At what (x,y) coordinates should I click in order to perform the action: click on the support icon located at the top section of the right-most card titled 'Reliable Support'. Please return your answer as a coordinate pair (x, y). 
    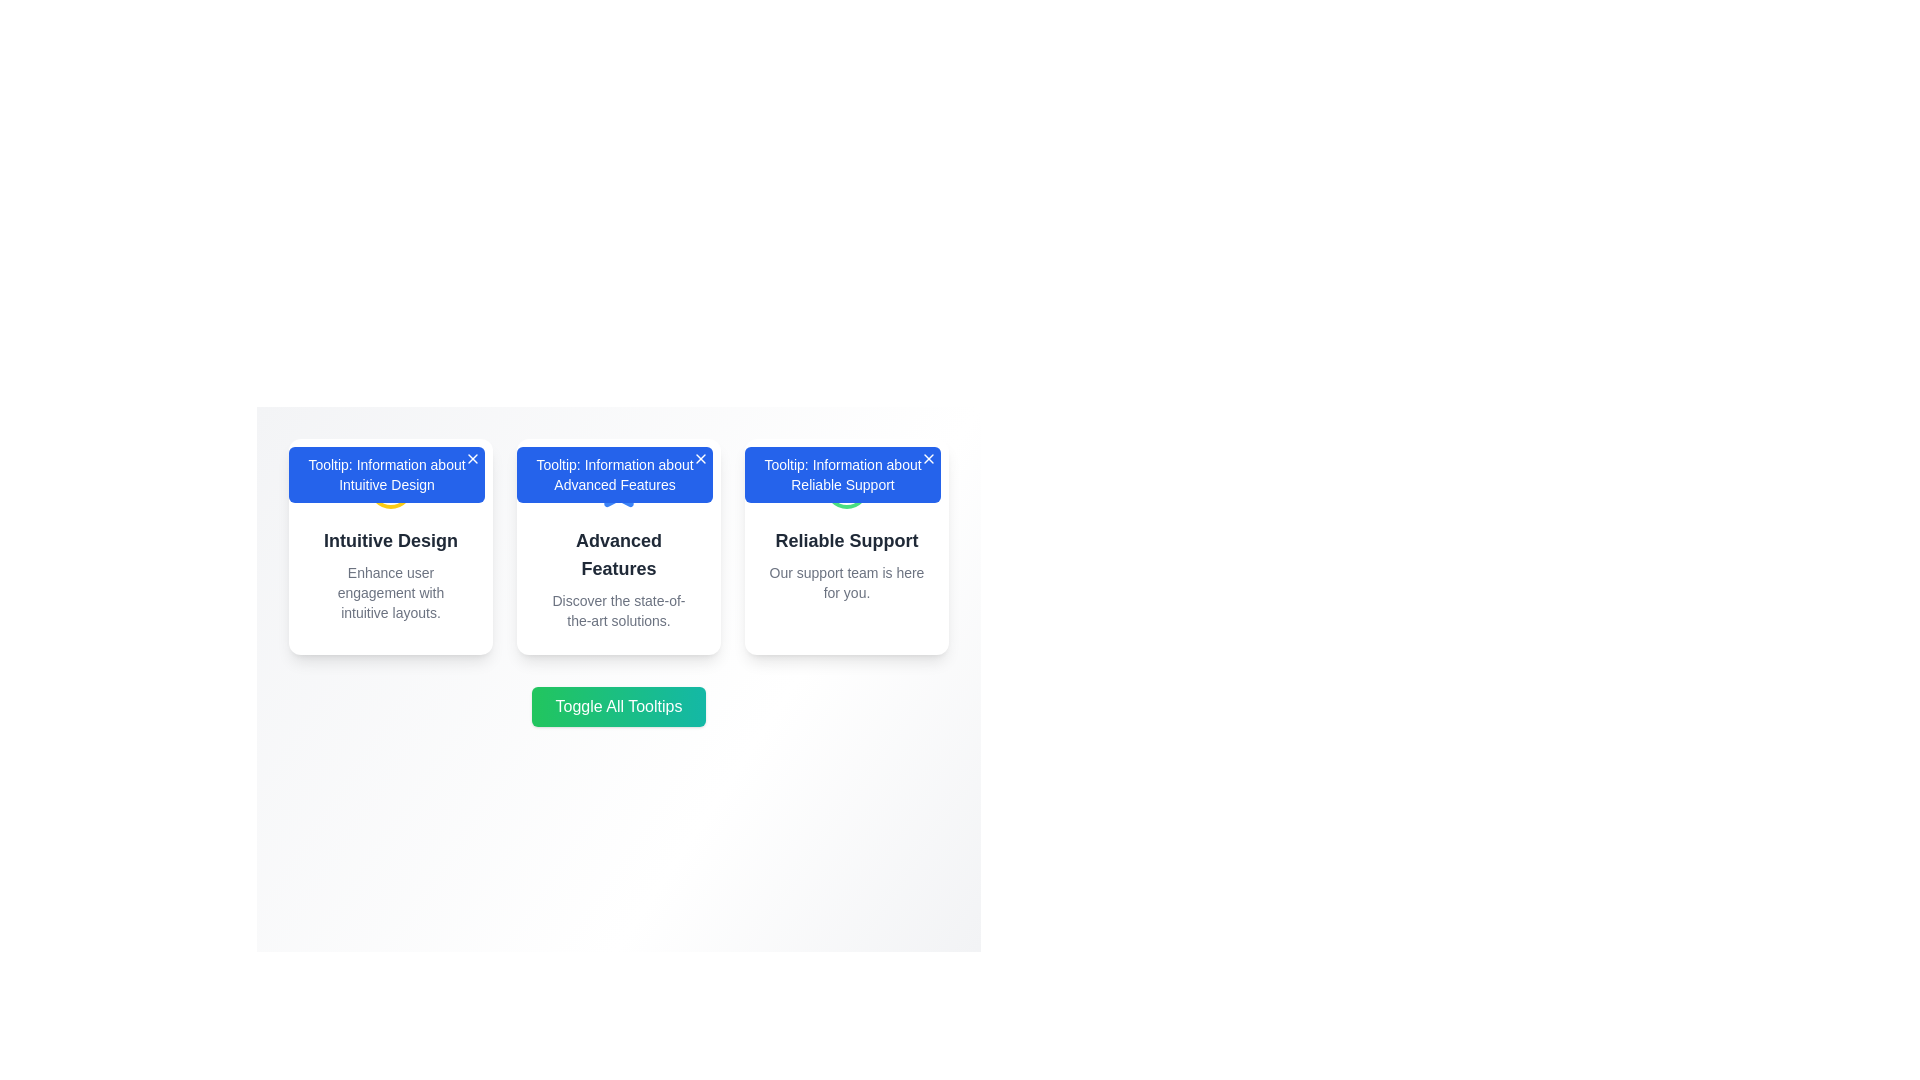
    Looking at the image, I should click on (846, 486).